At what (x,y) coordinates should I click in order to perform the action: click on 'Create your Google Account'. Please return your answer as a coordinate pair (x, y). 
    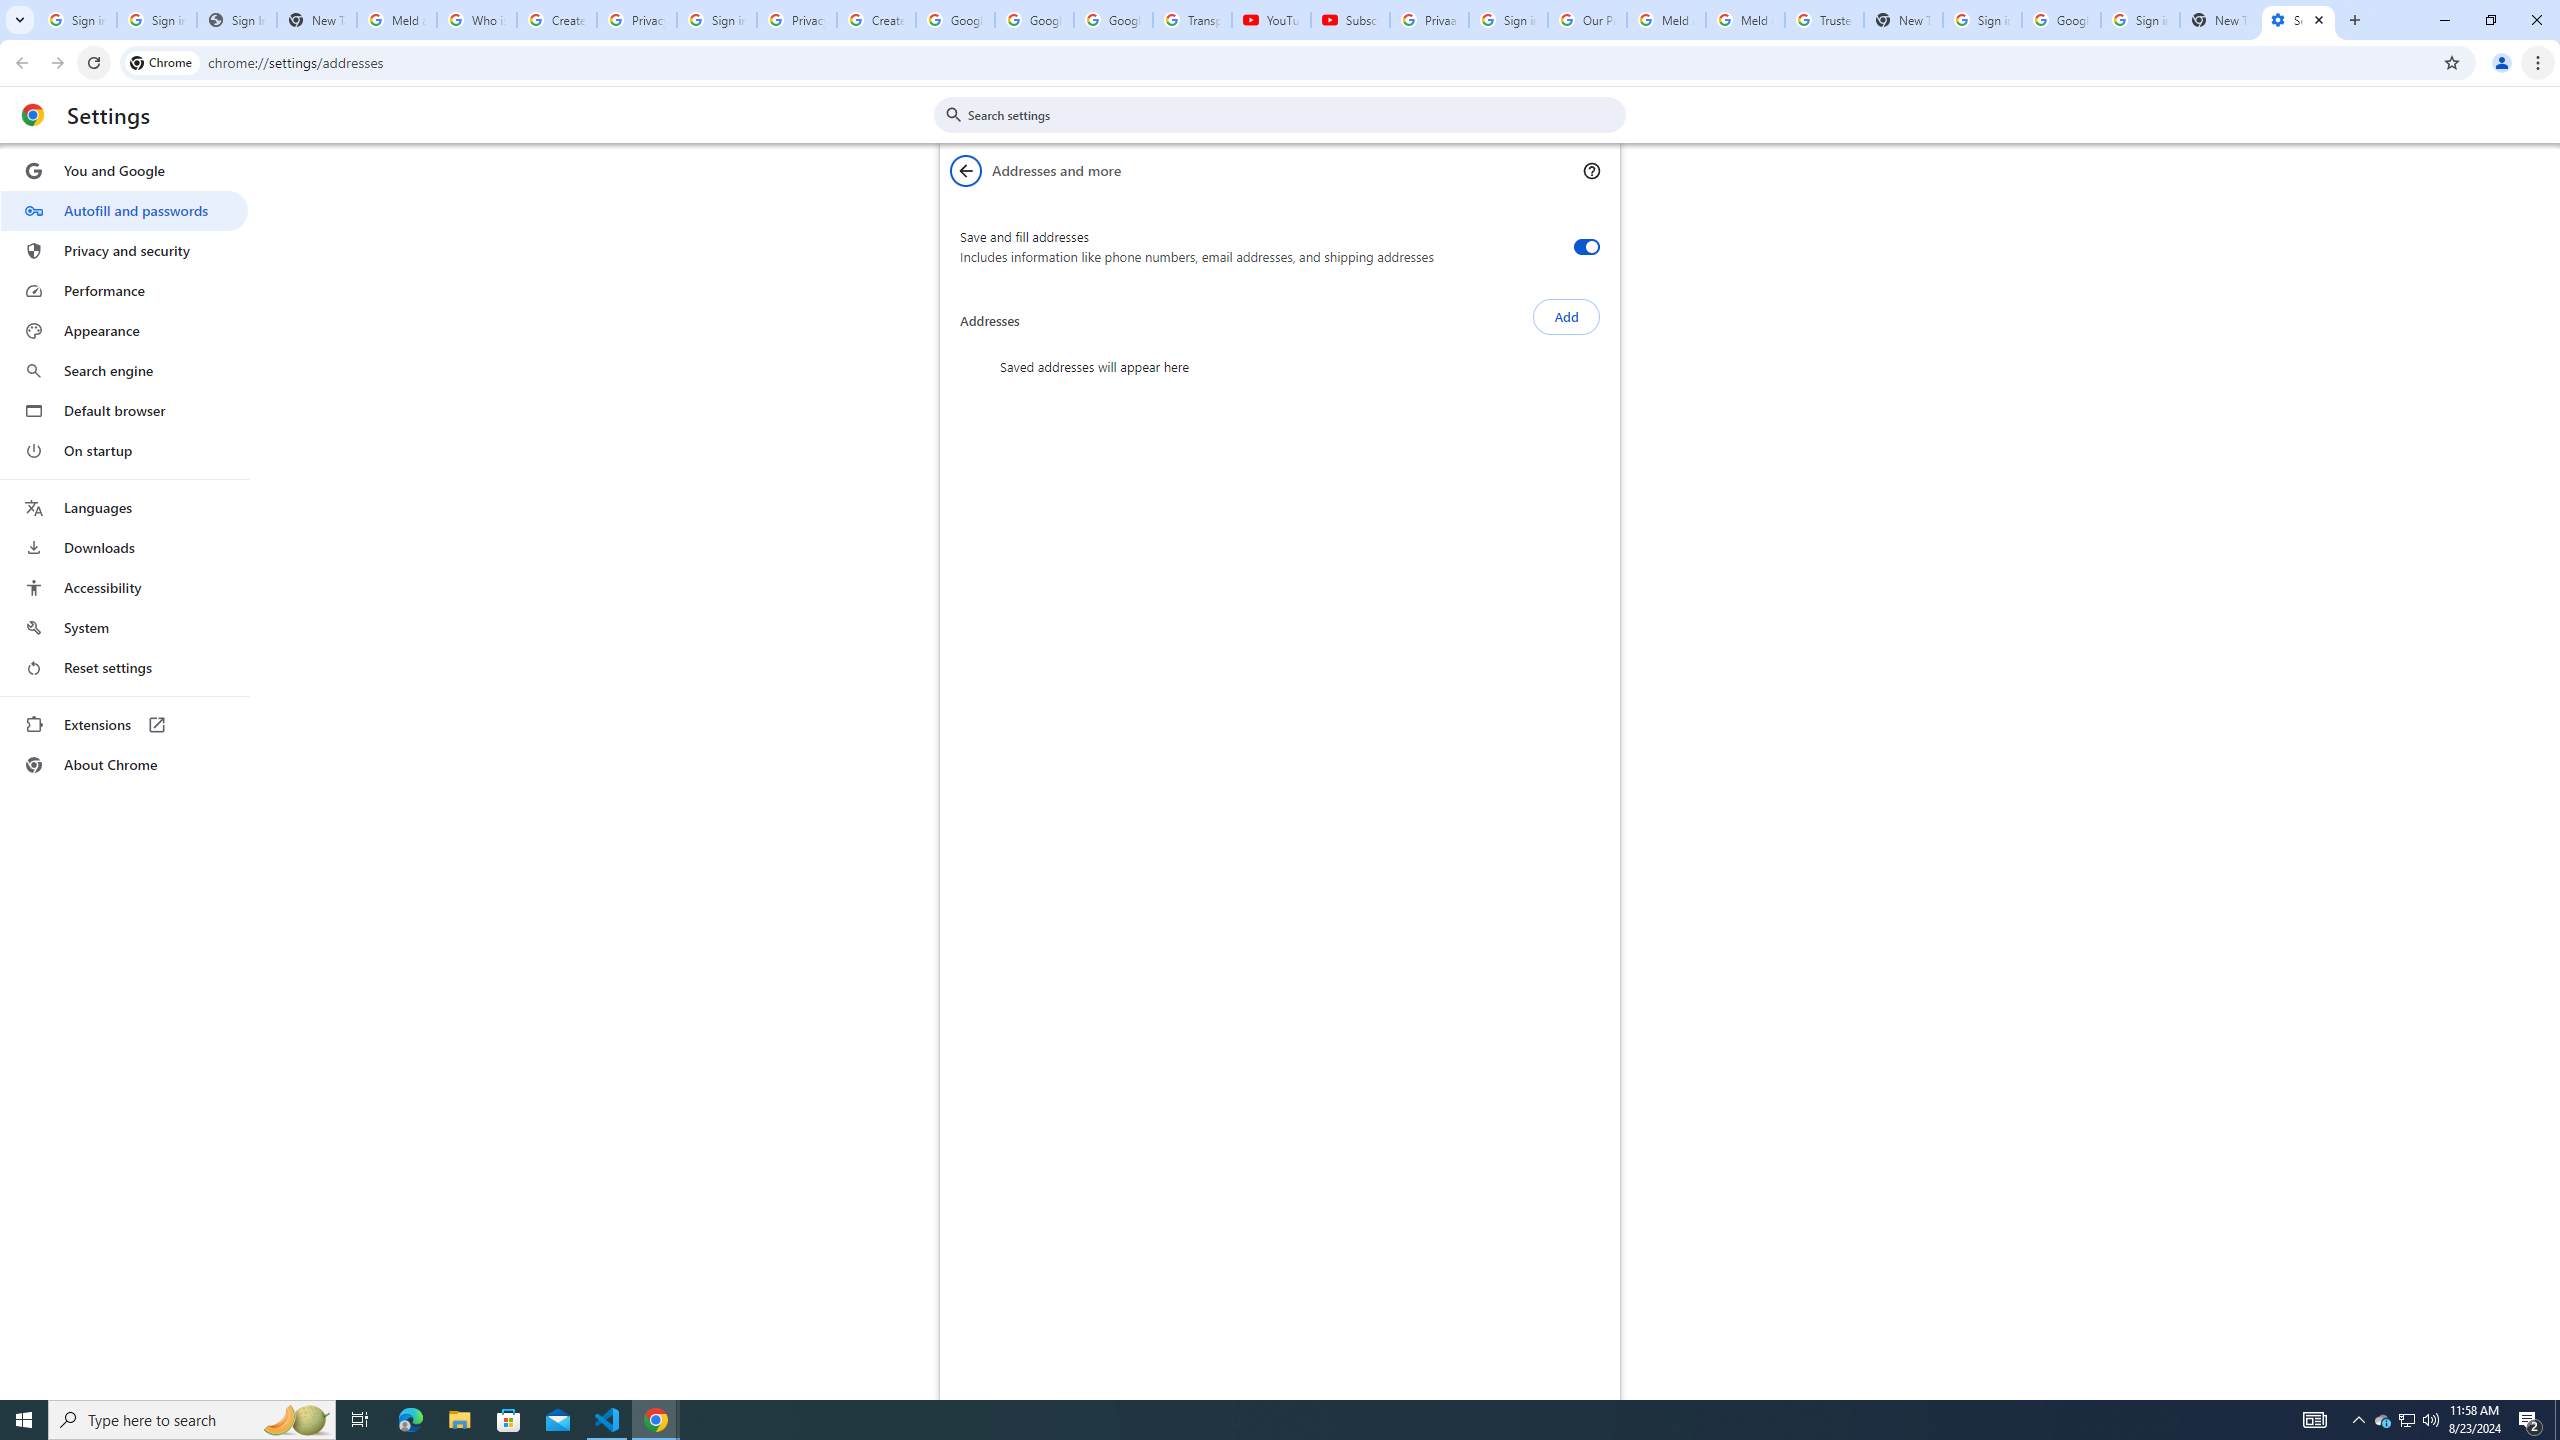
    Looking at the image, I should click on (875, 19).